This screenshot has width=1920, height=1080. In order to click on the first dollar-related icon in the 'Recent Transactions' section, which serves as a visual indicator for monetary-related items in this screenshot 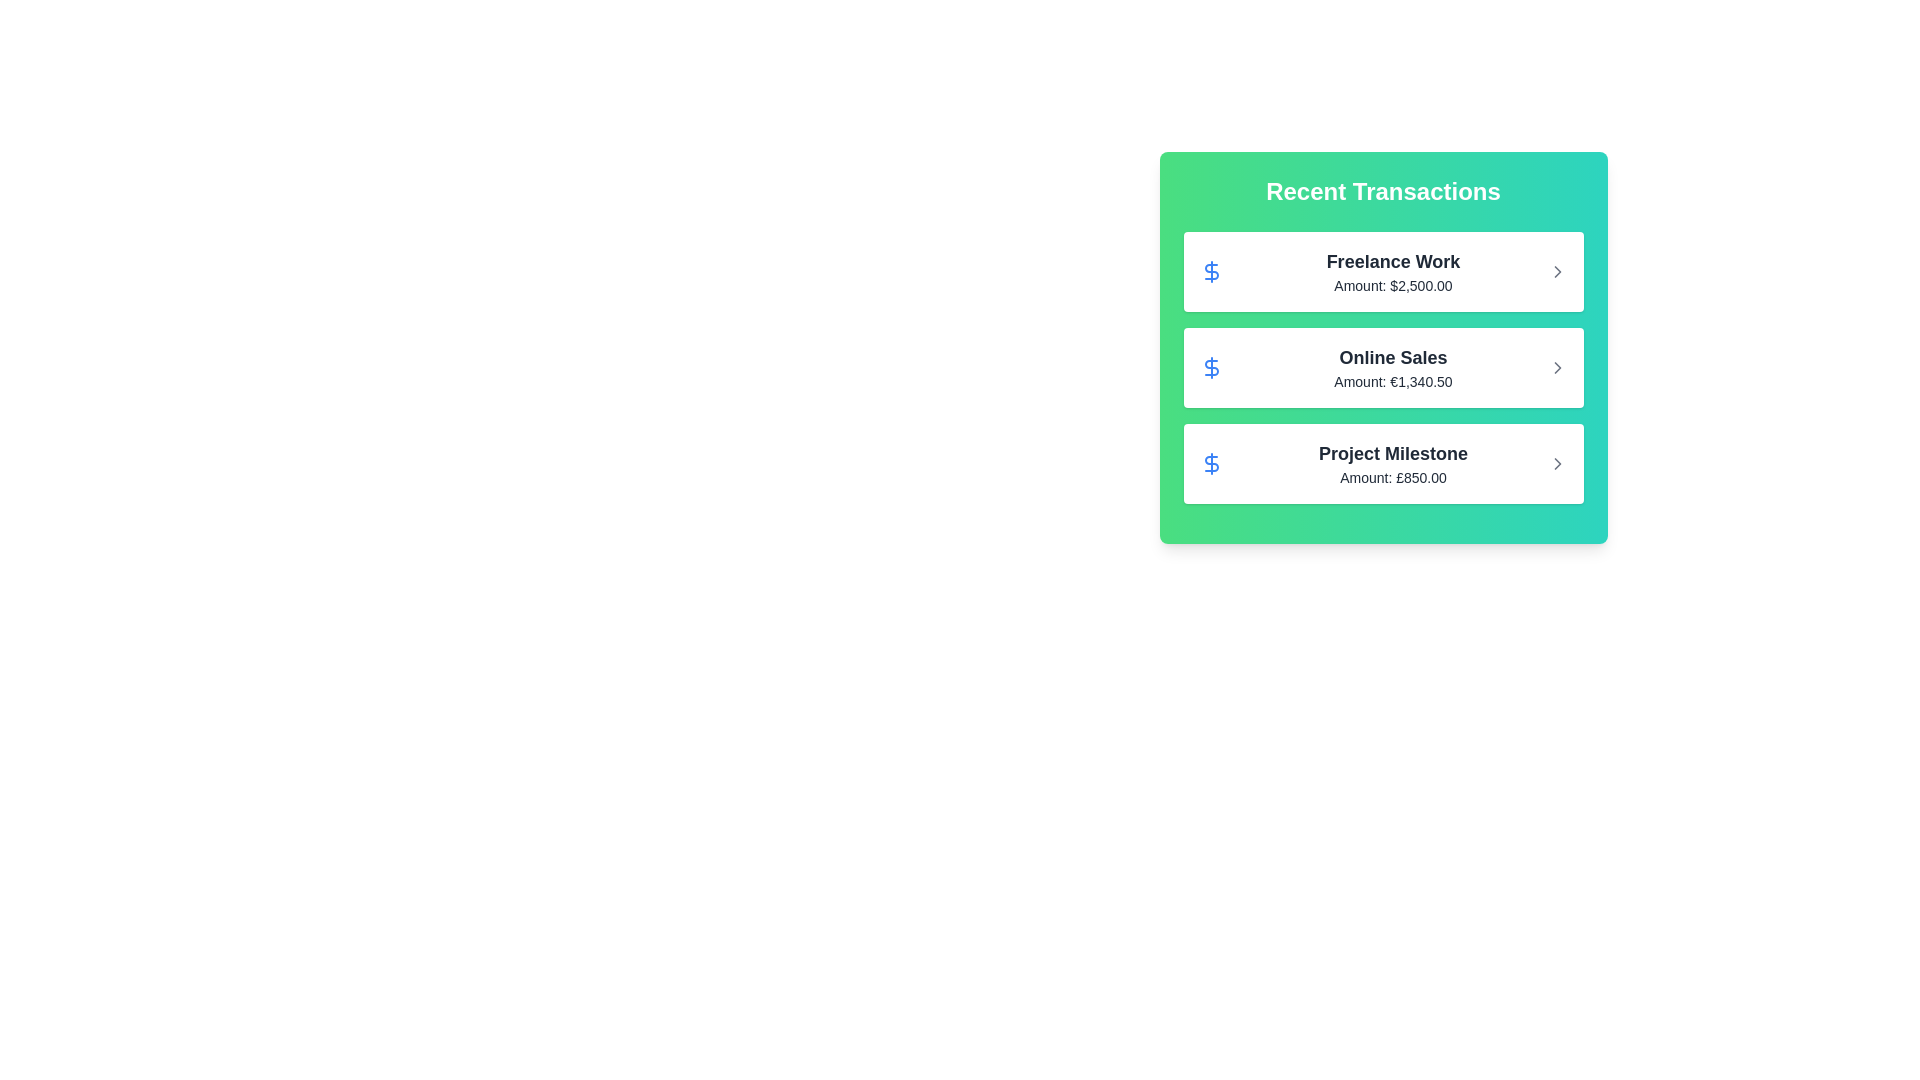, I will do `click(1210, 272)`.